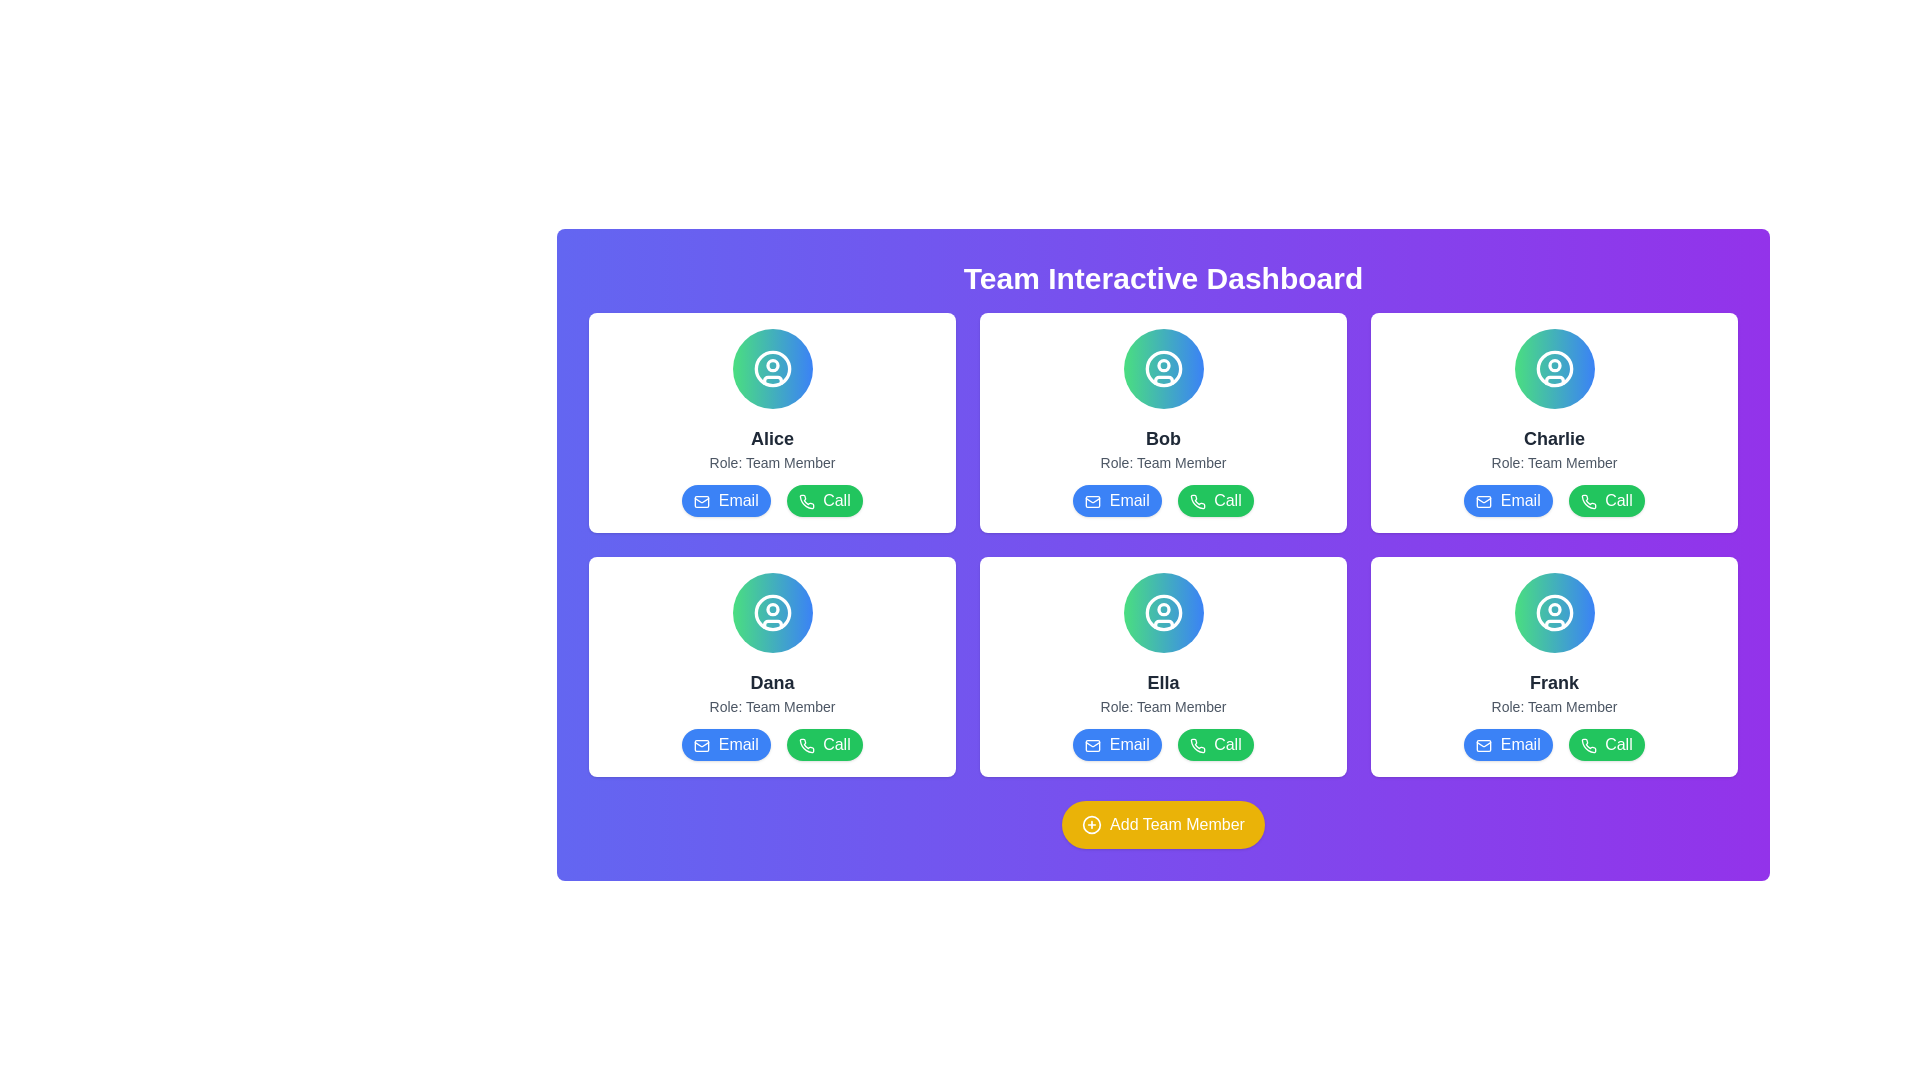  Describe the element at coordinates (1484, 500) in the screenshot. I see `the email icon associated with team member Charlie, which is visually represented by an SVG Rectangle located in the top-right area of the team member grid layout` at that location.